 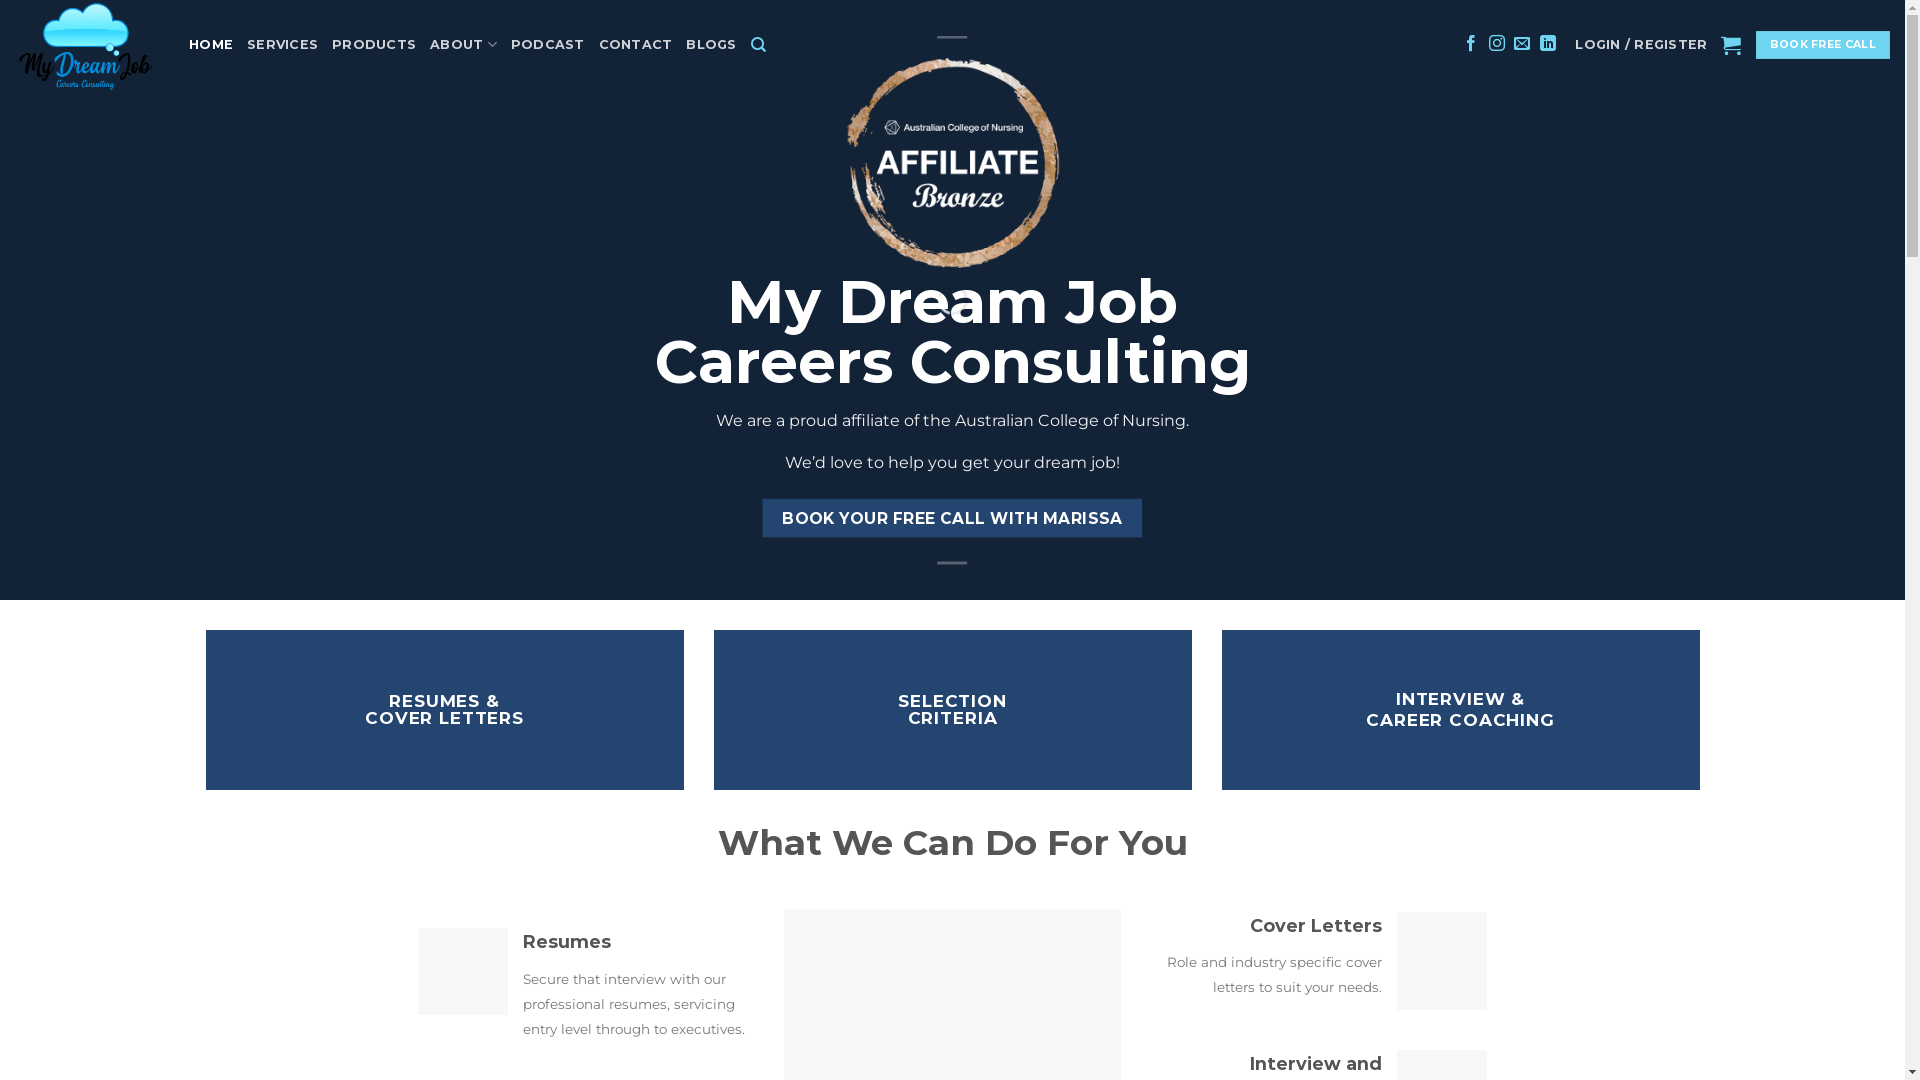 What do you see at coordinates (85, 45) in the screenshot?
I see `'My Dream Job Careers Consulting - Resume Writer'` at bounding box center [85, 45].